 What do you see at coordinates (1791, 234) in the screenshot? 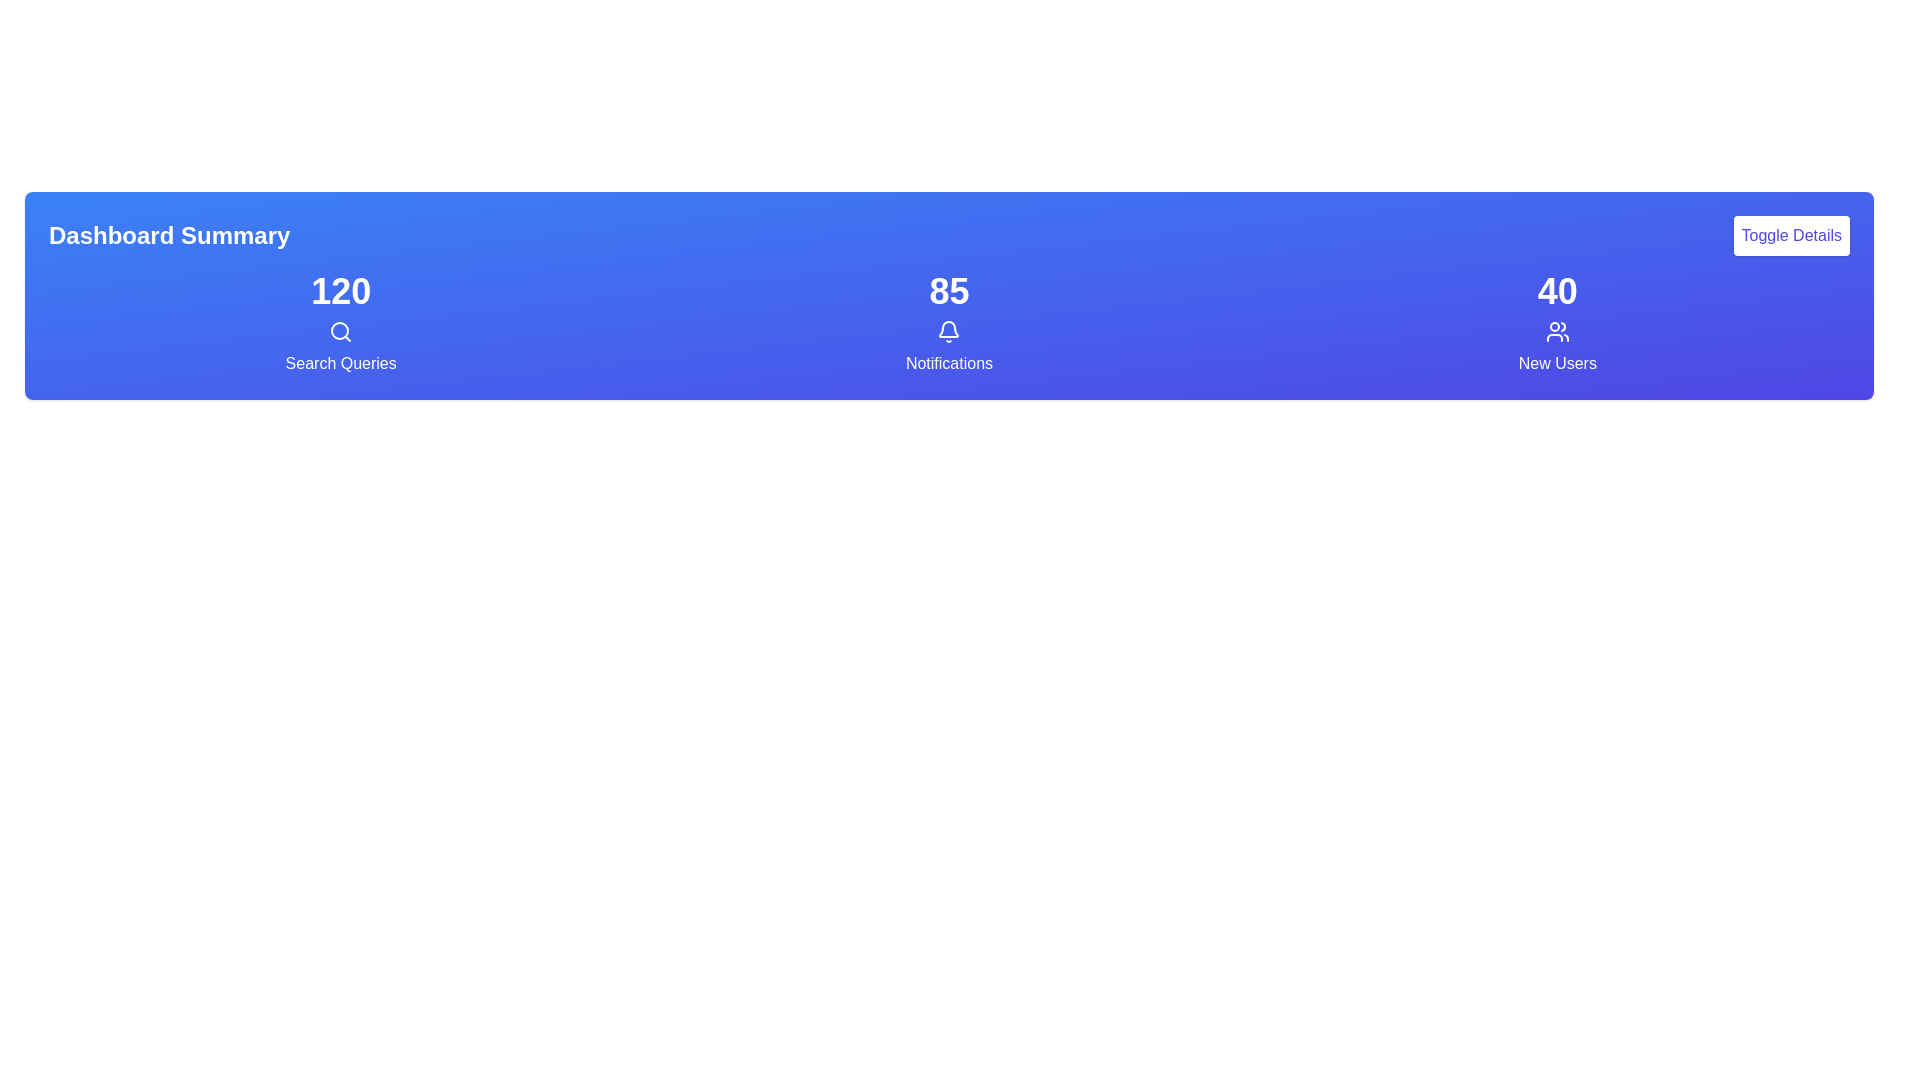
I see `the button located on the right side of the header section titled 'Dashboard Summary'` at bounding box center [1791, 234].